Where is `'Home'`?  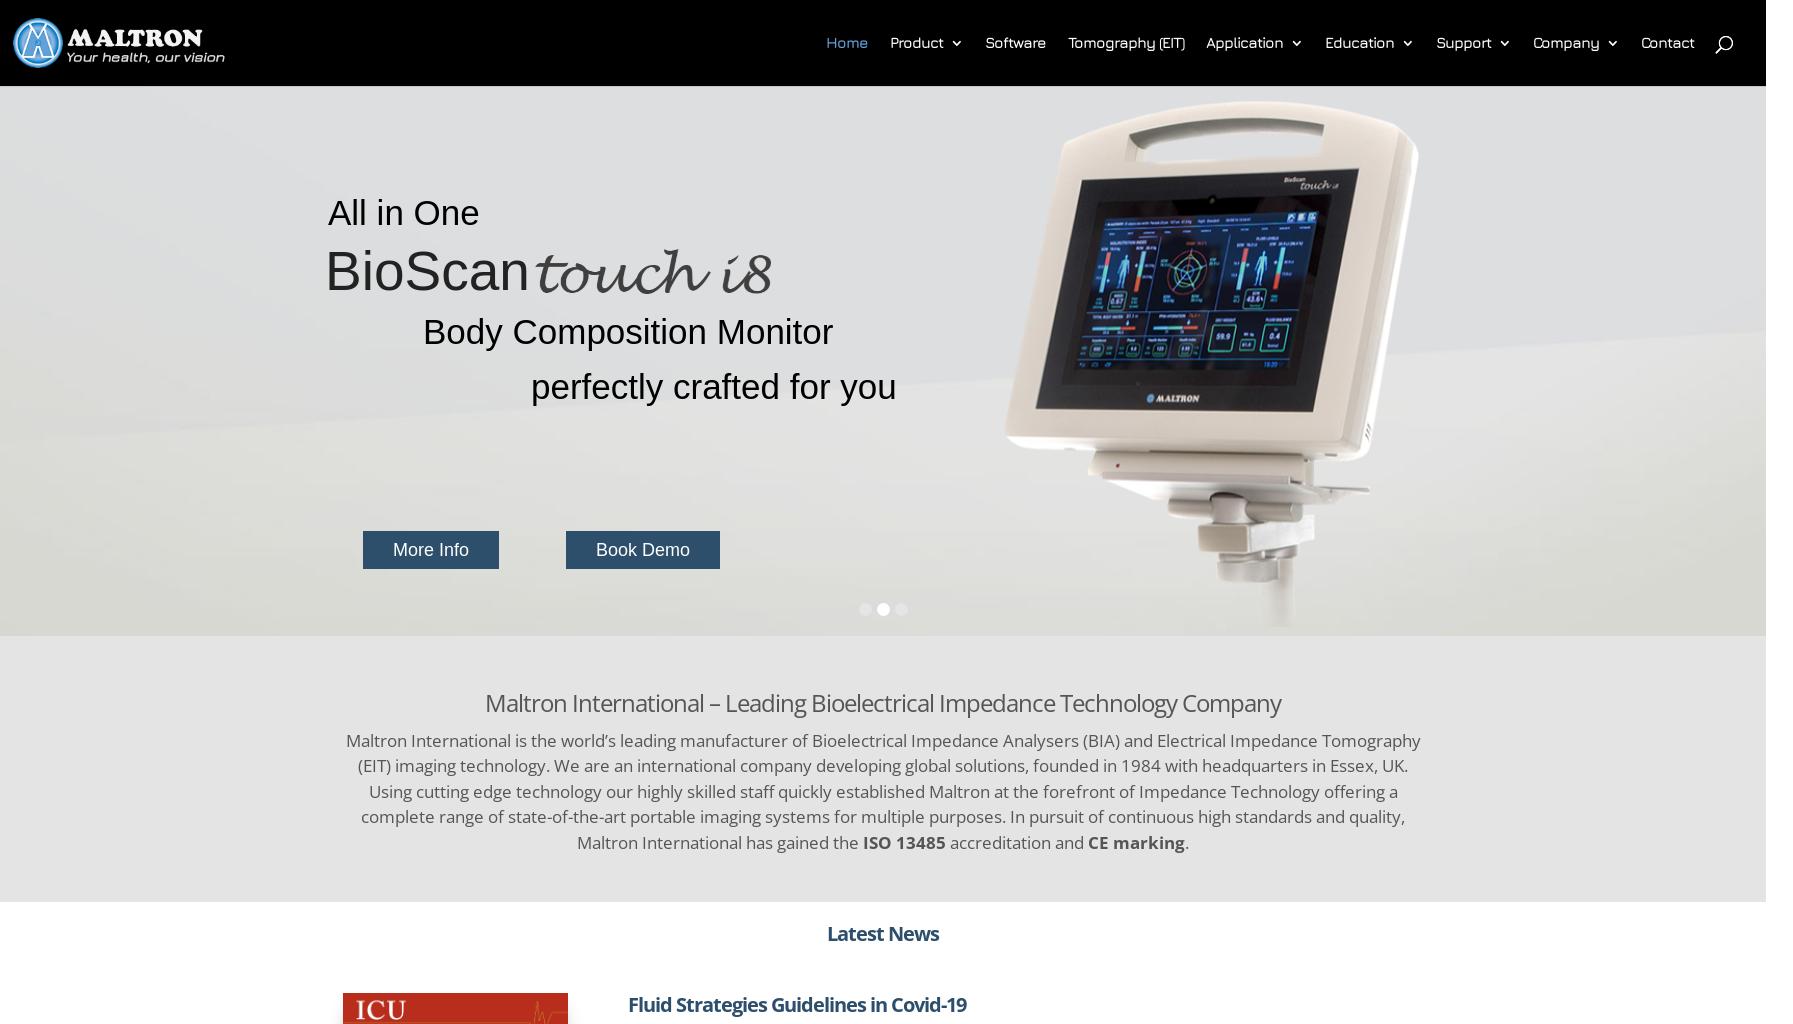
'Home' is located at coordinates (846, 42).